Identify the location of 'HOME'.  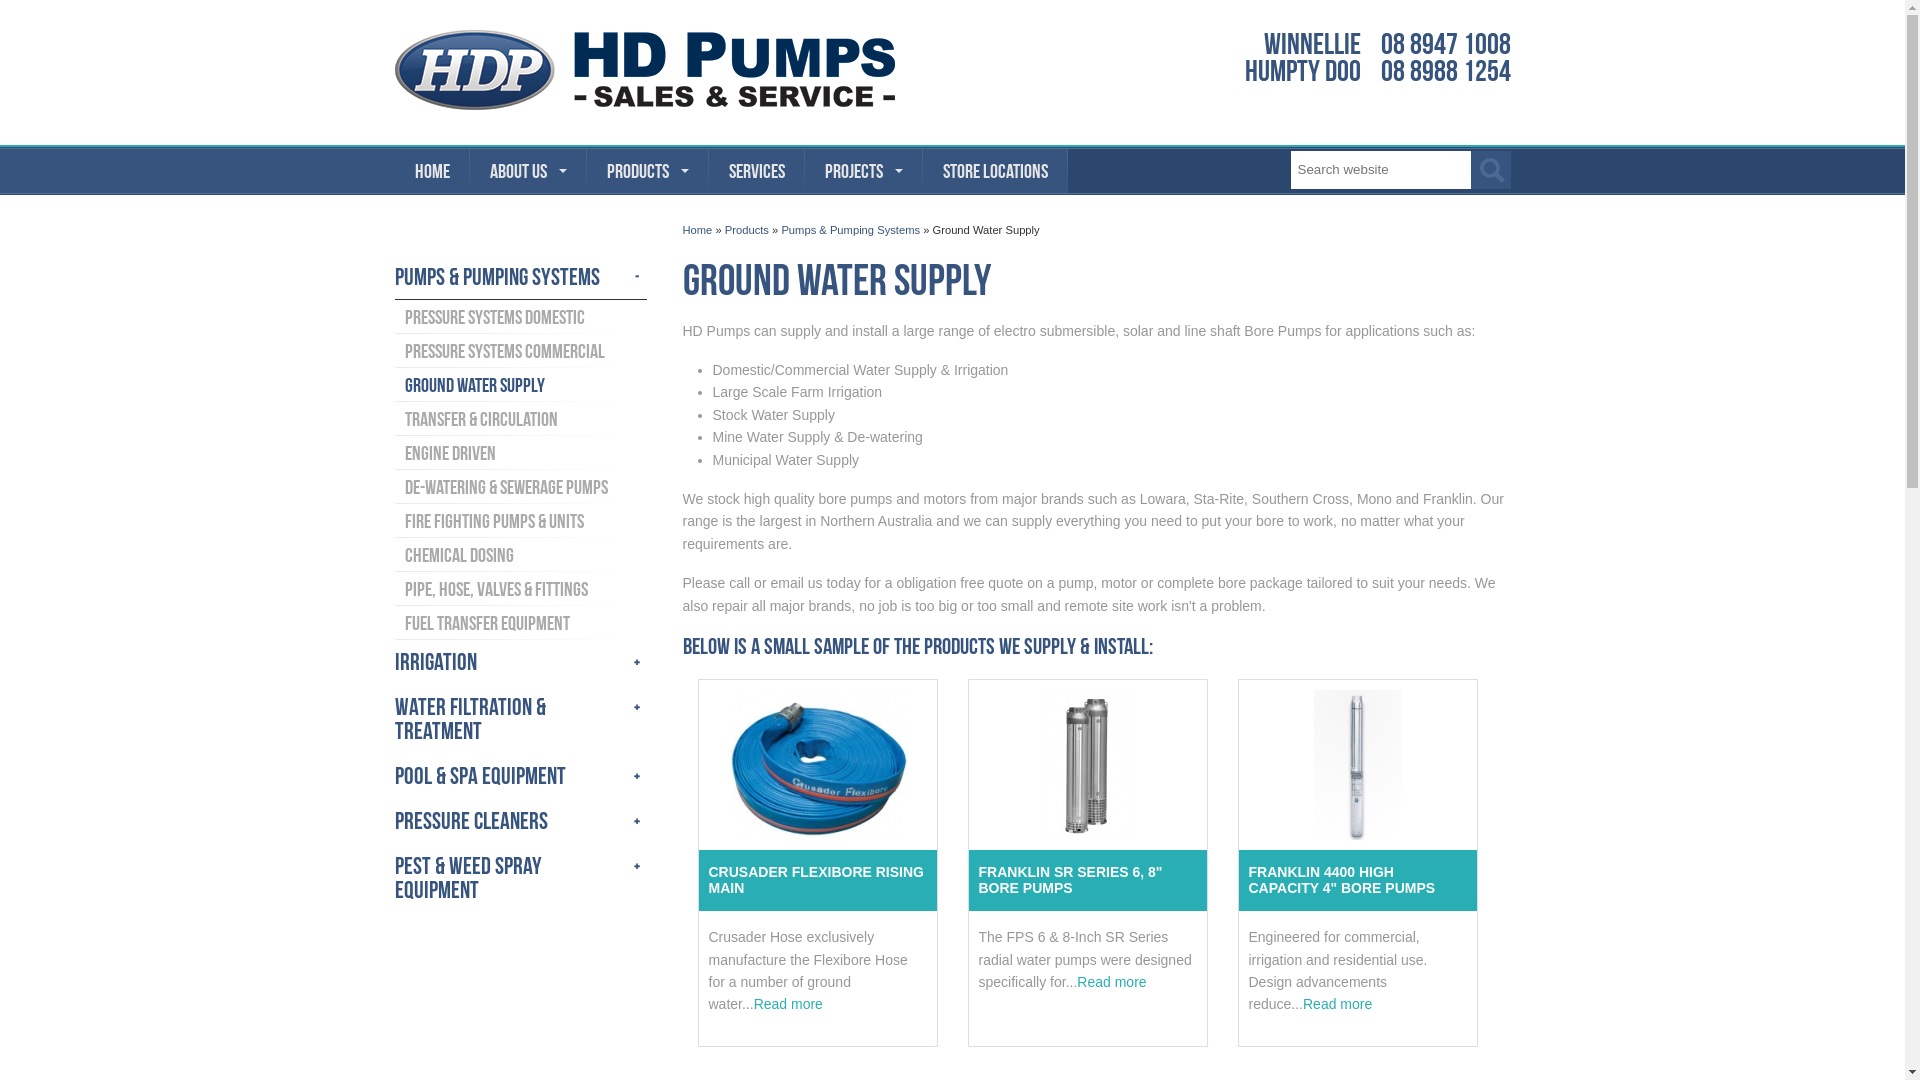
(430, 169).